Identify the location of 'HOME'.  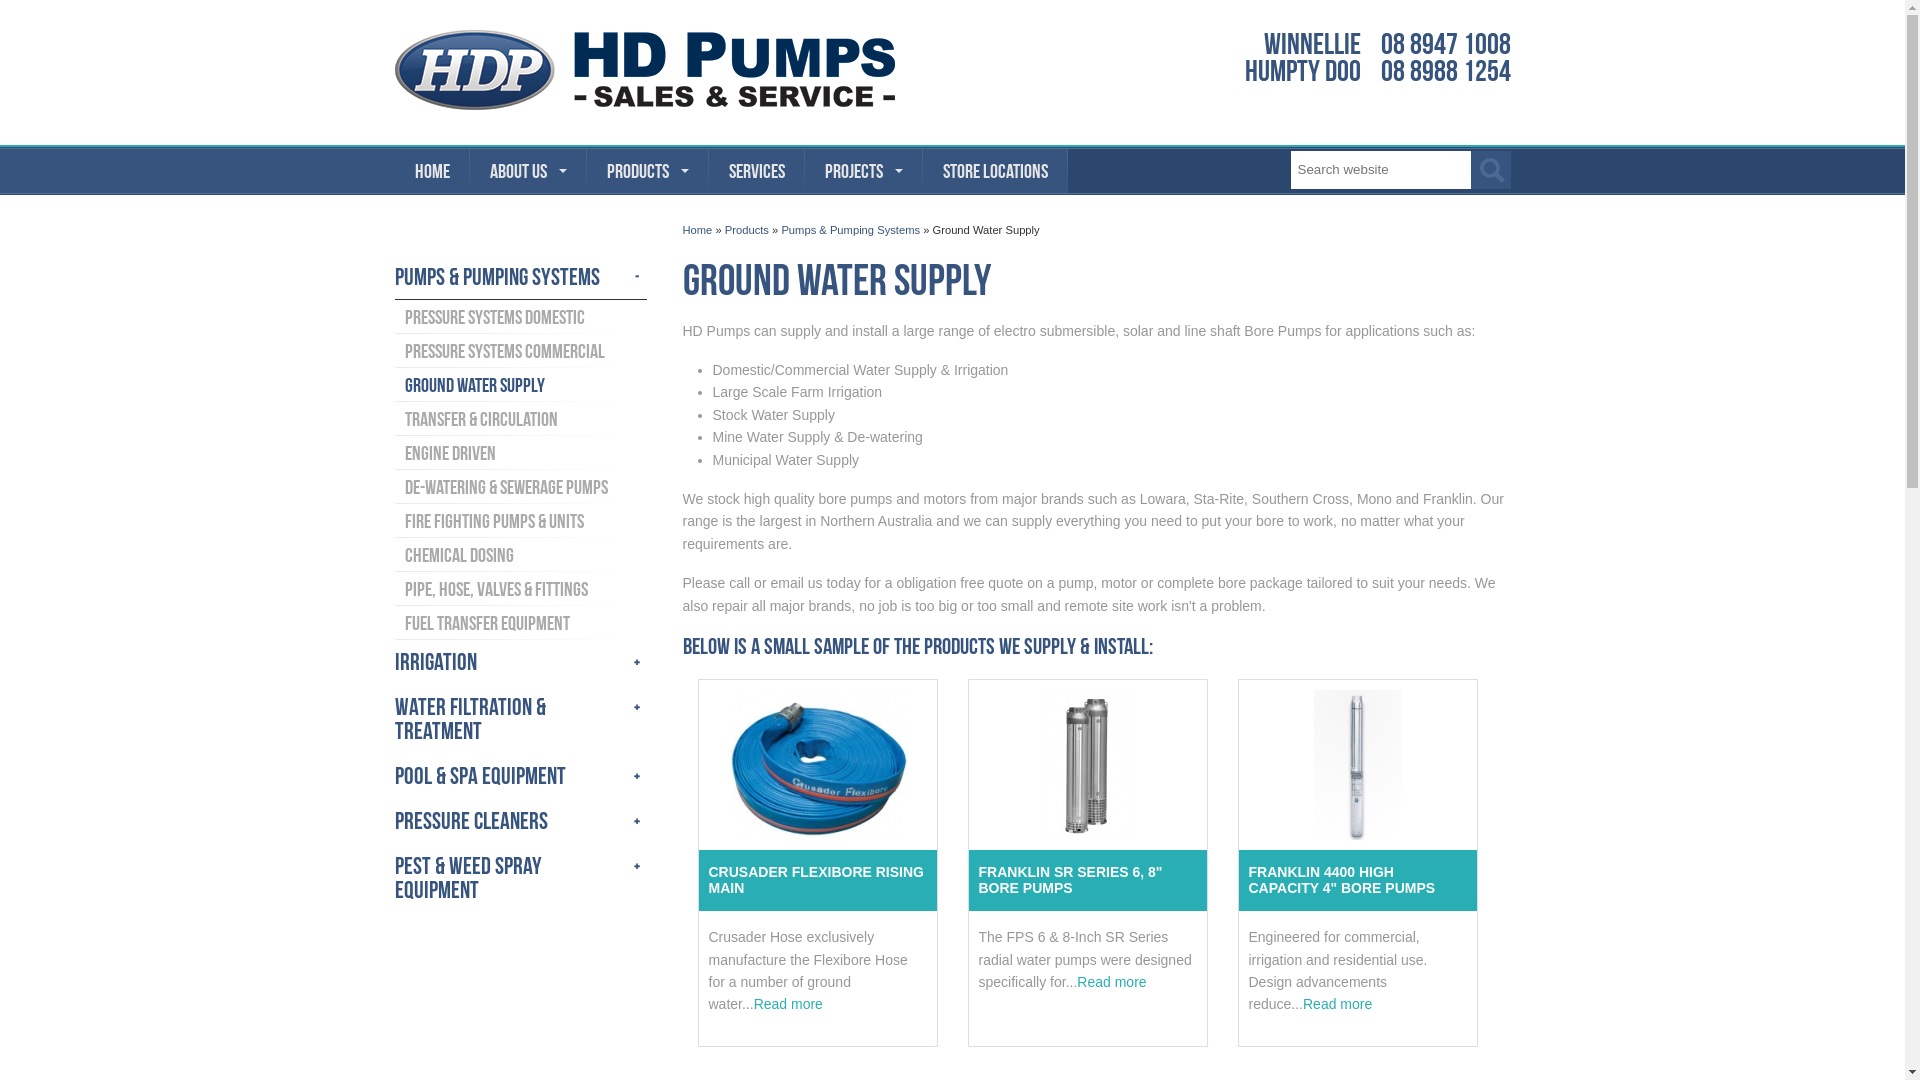
(430, 169).